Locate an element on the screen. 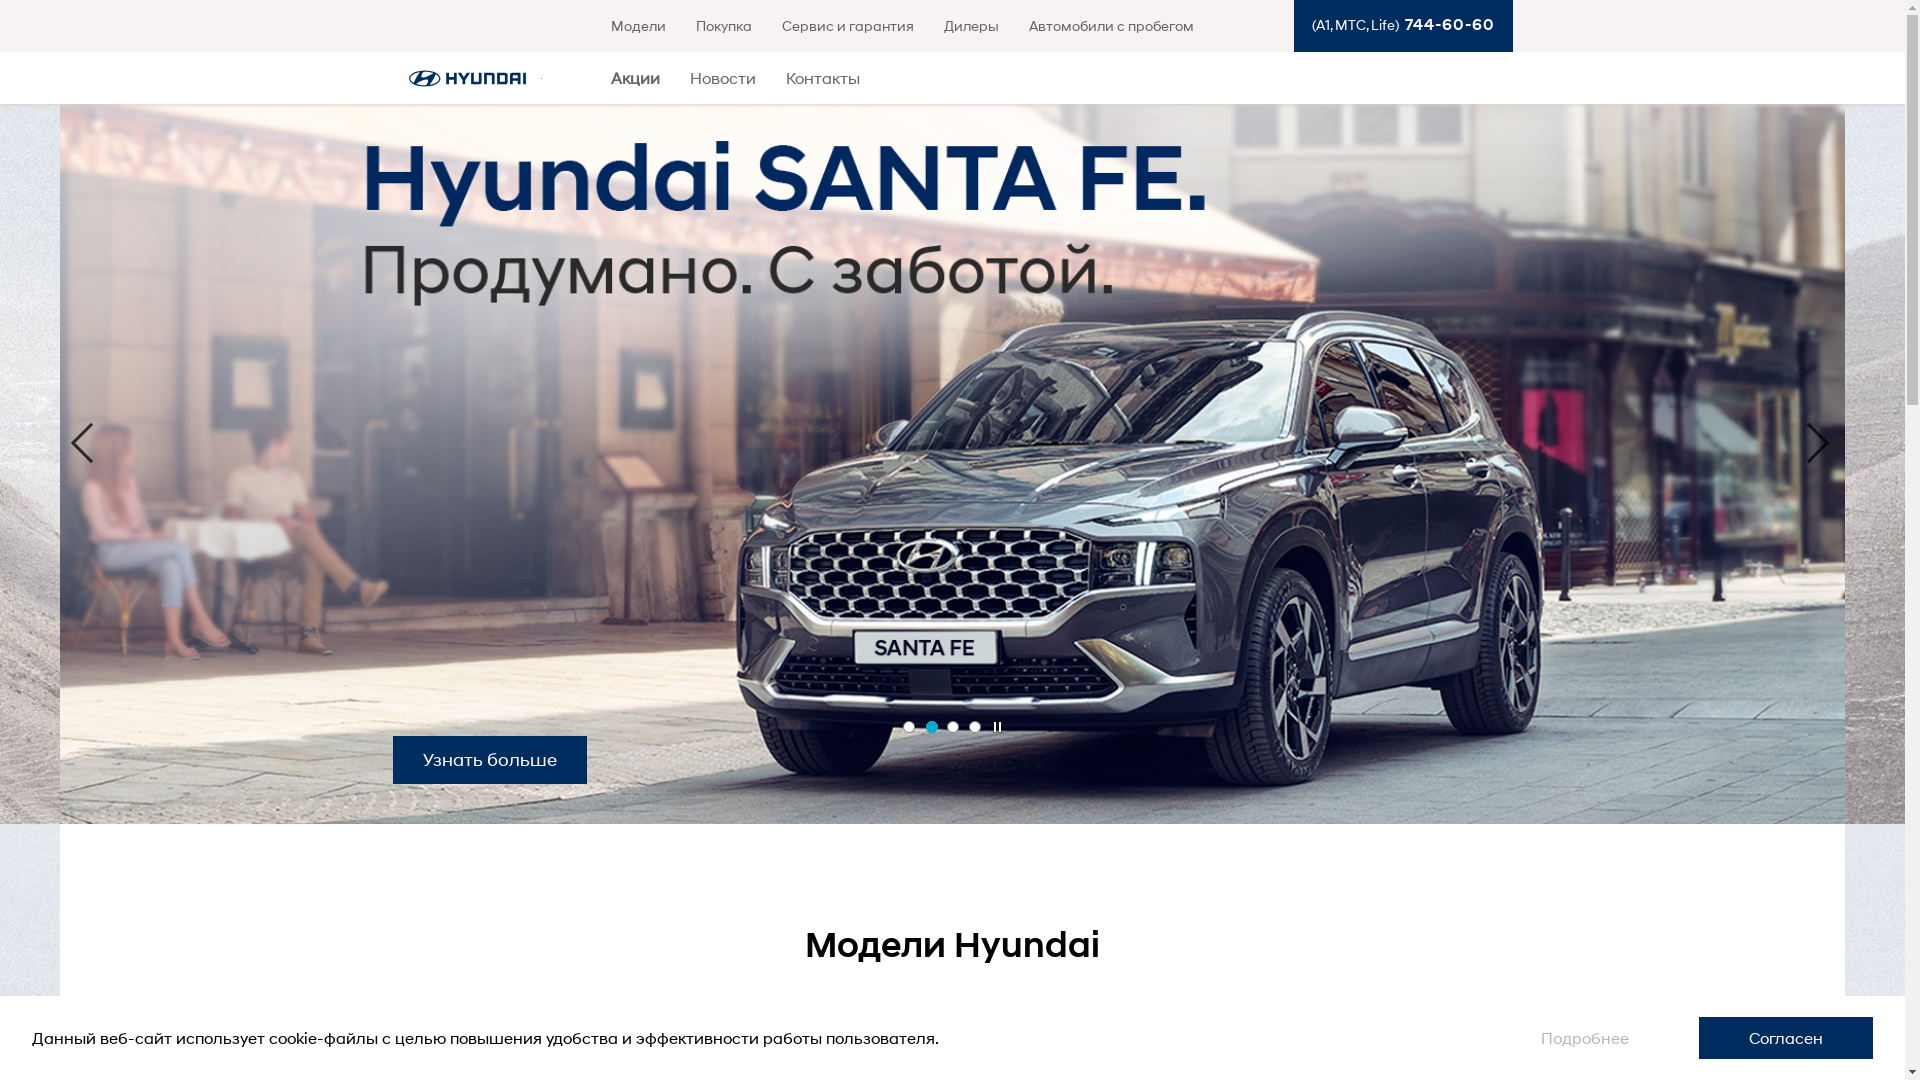 This screenshot has width=1920, height=1080. 'Previous' is located at coordinates (80, 442).